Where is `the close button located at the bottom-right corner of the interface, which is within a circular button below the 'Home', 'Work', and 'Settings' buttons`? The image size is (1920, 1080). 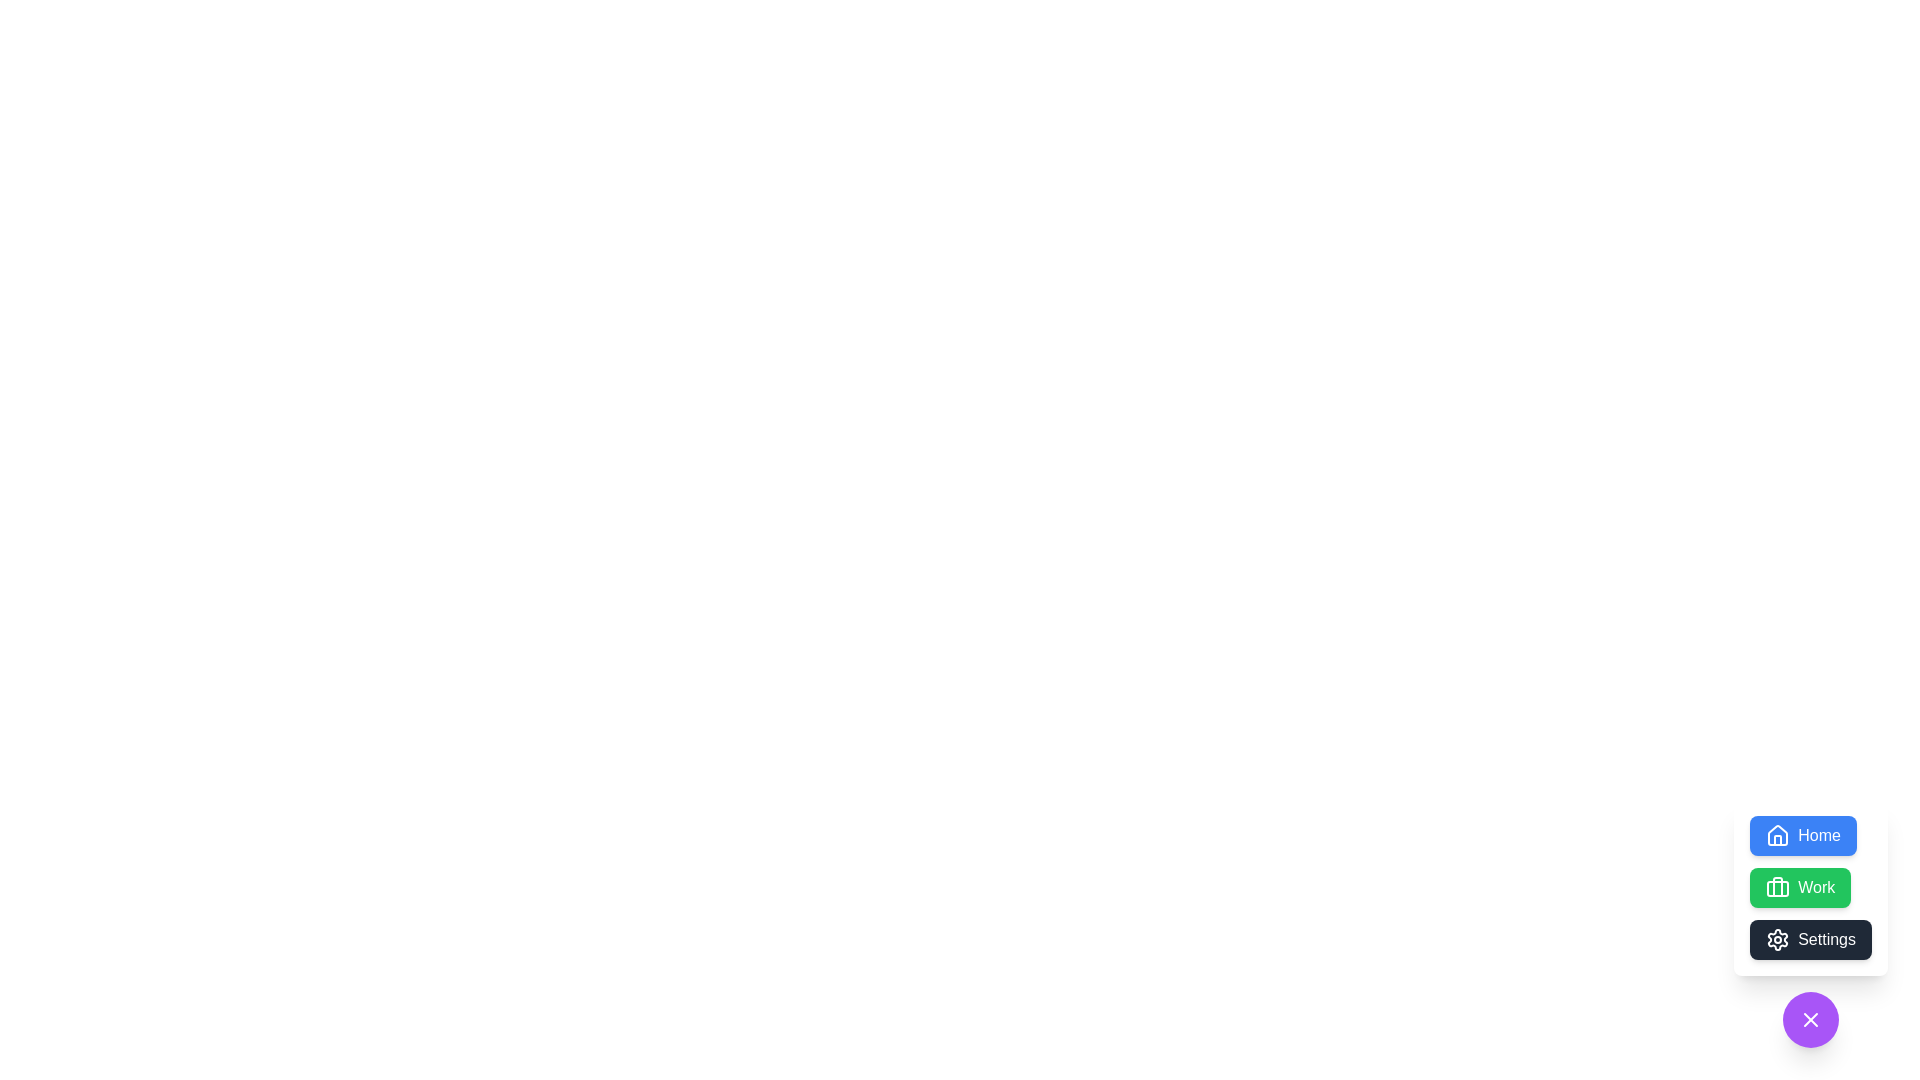
the close button located at the bottom-right corner of the interface, which is within a circular button below the 'Home', 'Work', and 'Settings' buttons is located at coordinates (1811, 1019).